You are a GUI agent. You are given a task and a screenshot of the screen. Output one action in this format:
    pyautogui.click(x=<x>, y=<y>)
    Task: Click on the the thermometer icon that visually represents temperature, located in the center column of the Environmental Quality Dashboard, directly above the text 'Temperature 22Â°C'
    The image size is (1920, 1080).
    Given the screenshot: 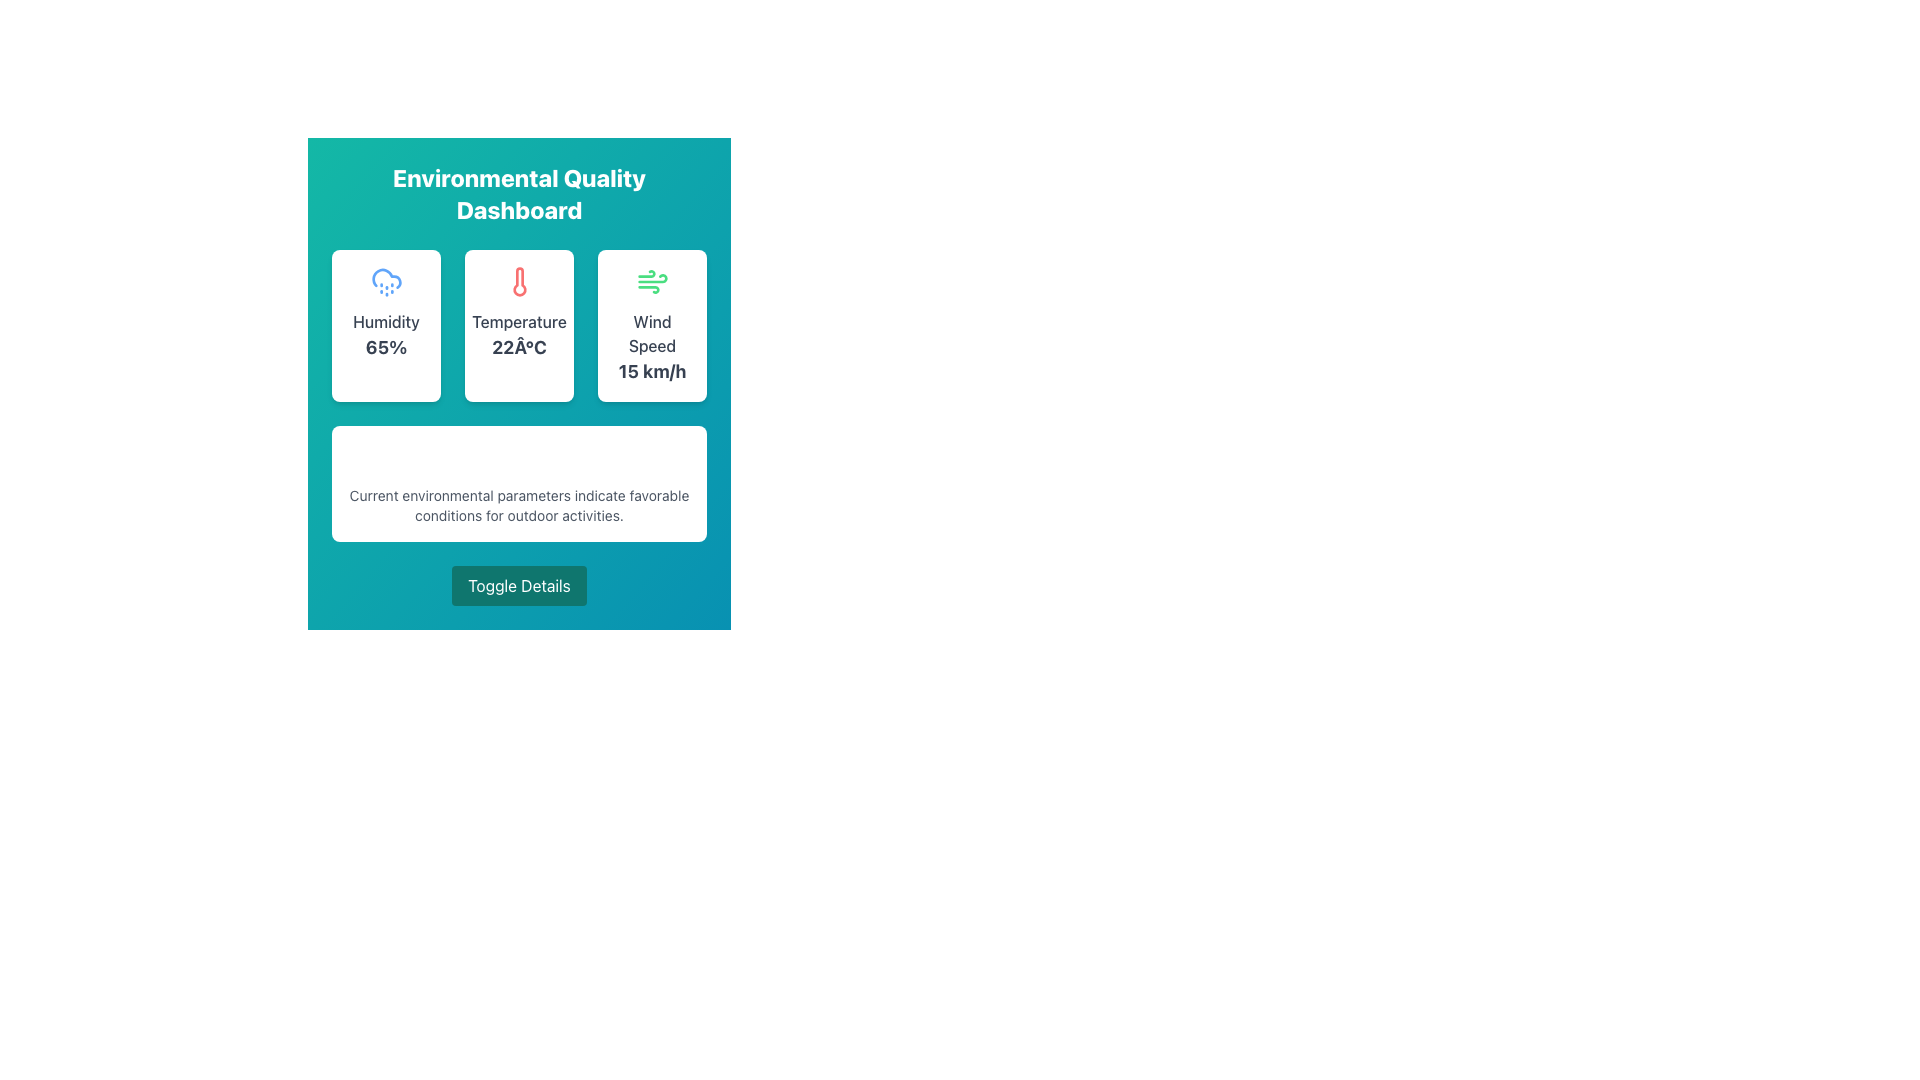 What is the action you would take?
    pyautogui.click(x=519, y=281)
    